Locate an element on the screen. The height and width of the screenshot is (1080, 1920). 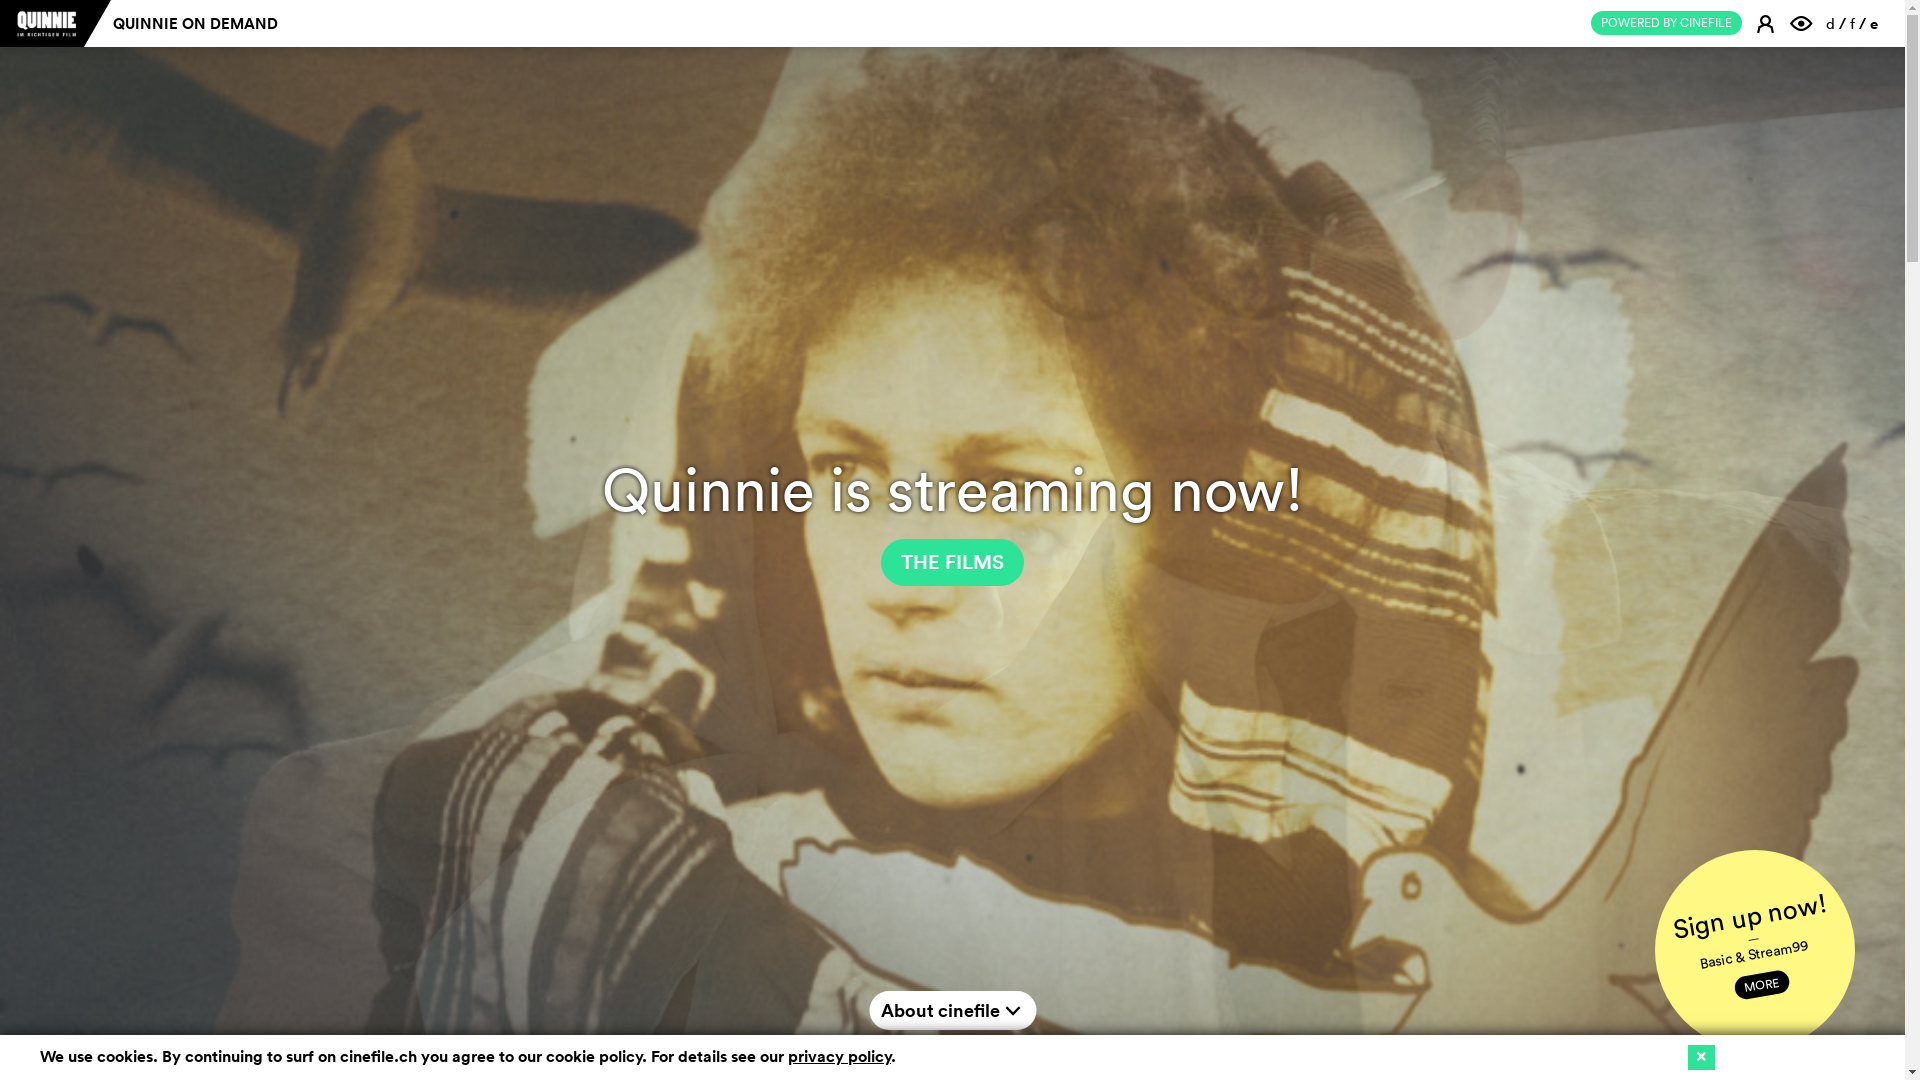
'F' is located at coordinates (1803, 22).